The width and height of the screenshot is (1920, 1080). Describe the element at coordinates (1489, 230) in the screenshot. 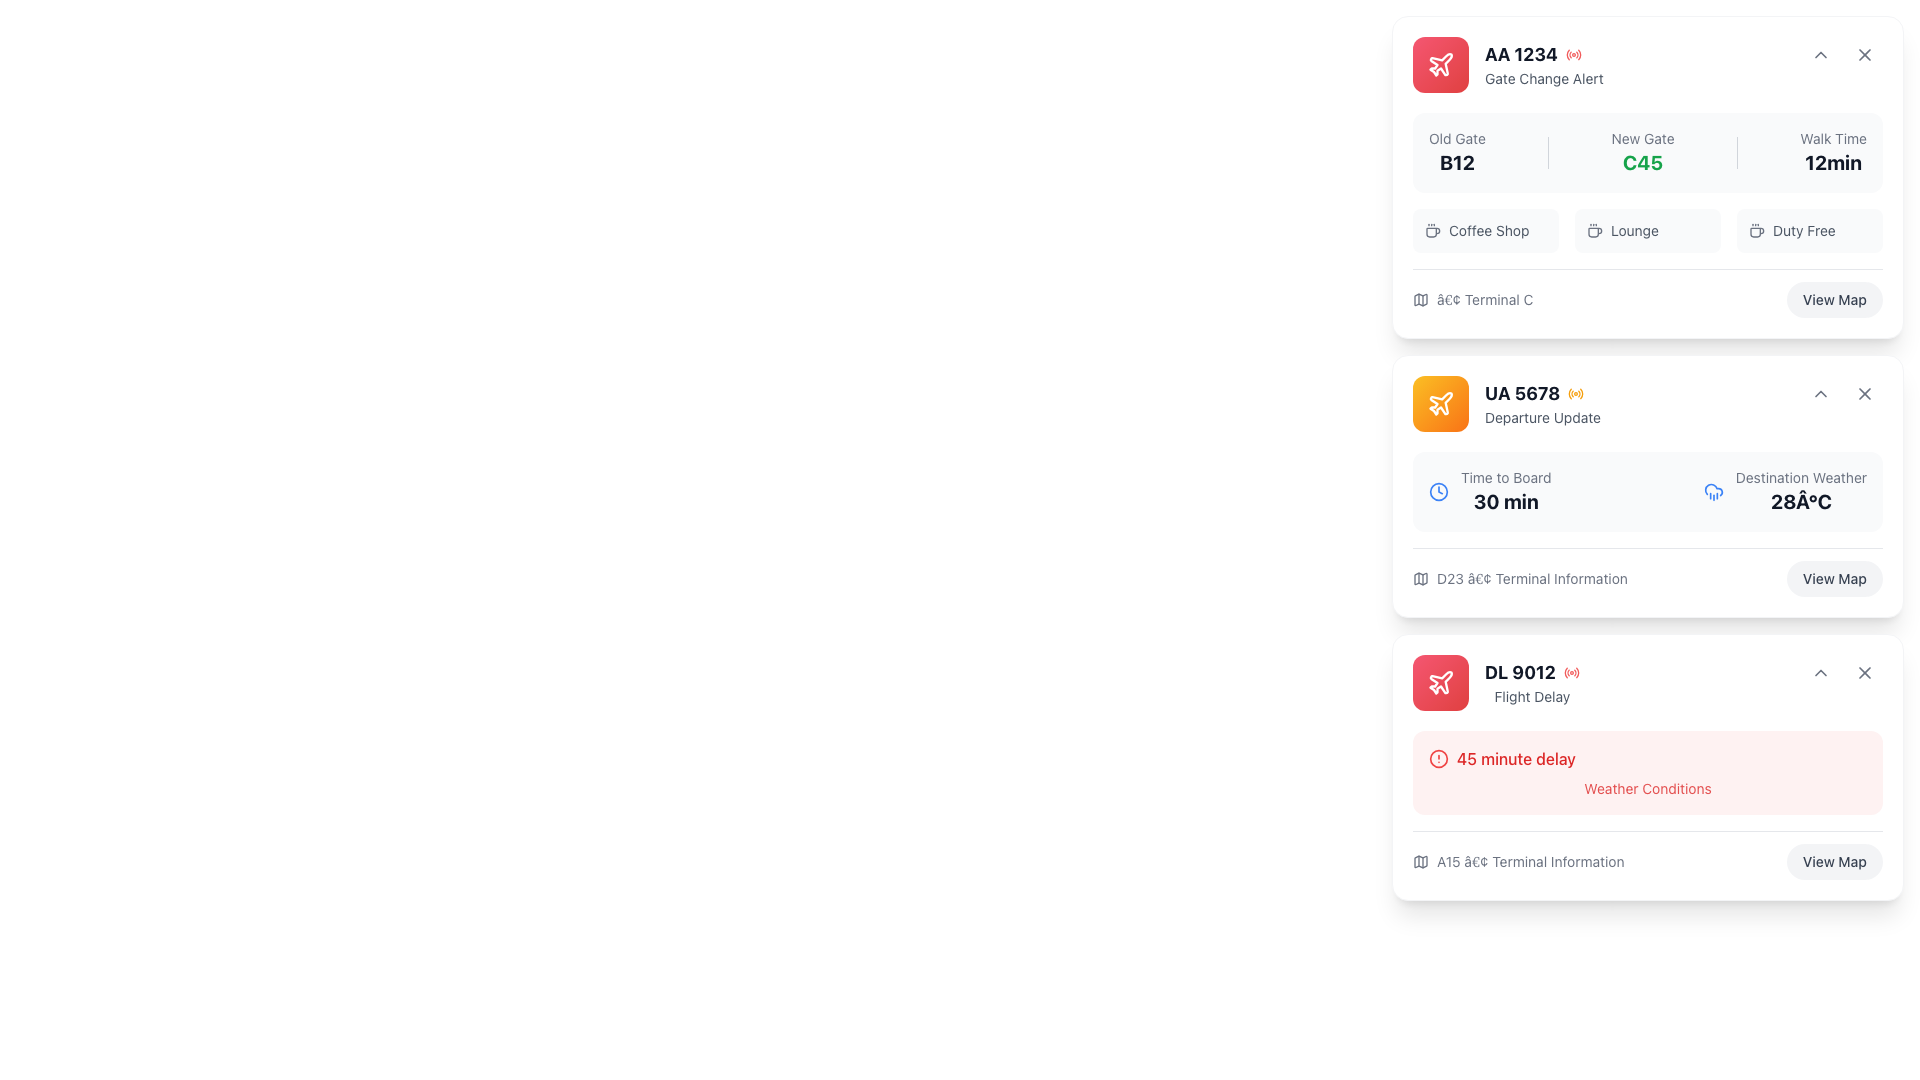

I see `the Text label that provides contextual information about the availability of a Coffee Shop facility, located within the card labeled 'AA 1234', positioned between the coffee cup icon and the 'Lounge' label` at that location.